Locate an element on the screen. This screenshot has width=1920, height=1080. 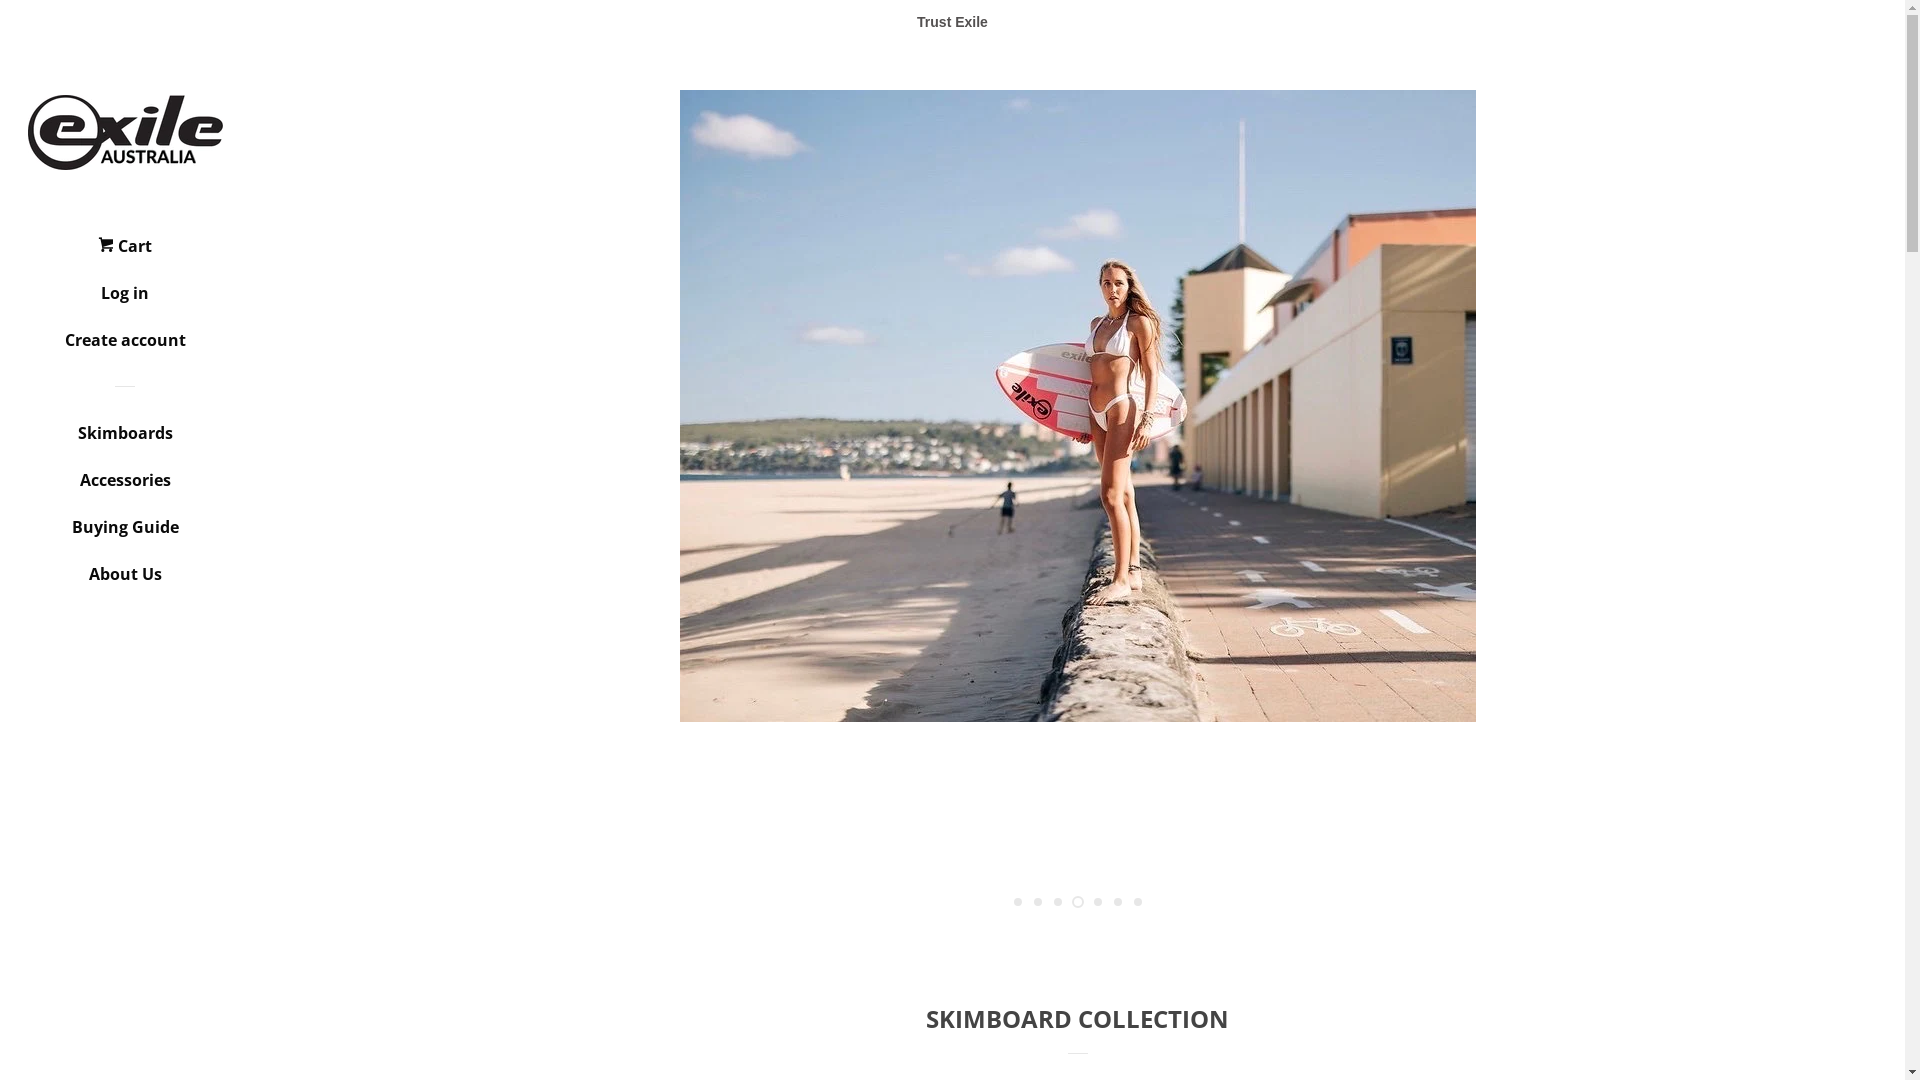
'Cart' is located at coordinates (123, 252).